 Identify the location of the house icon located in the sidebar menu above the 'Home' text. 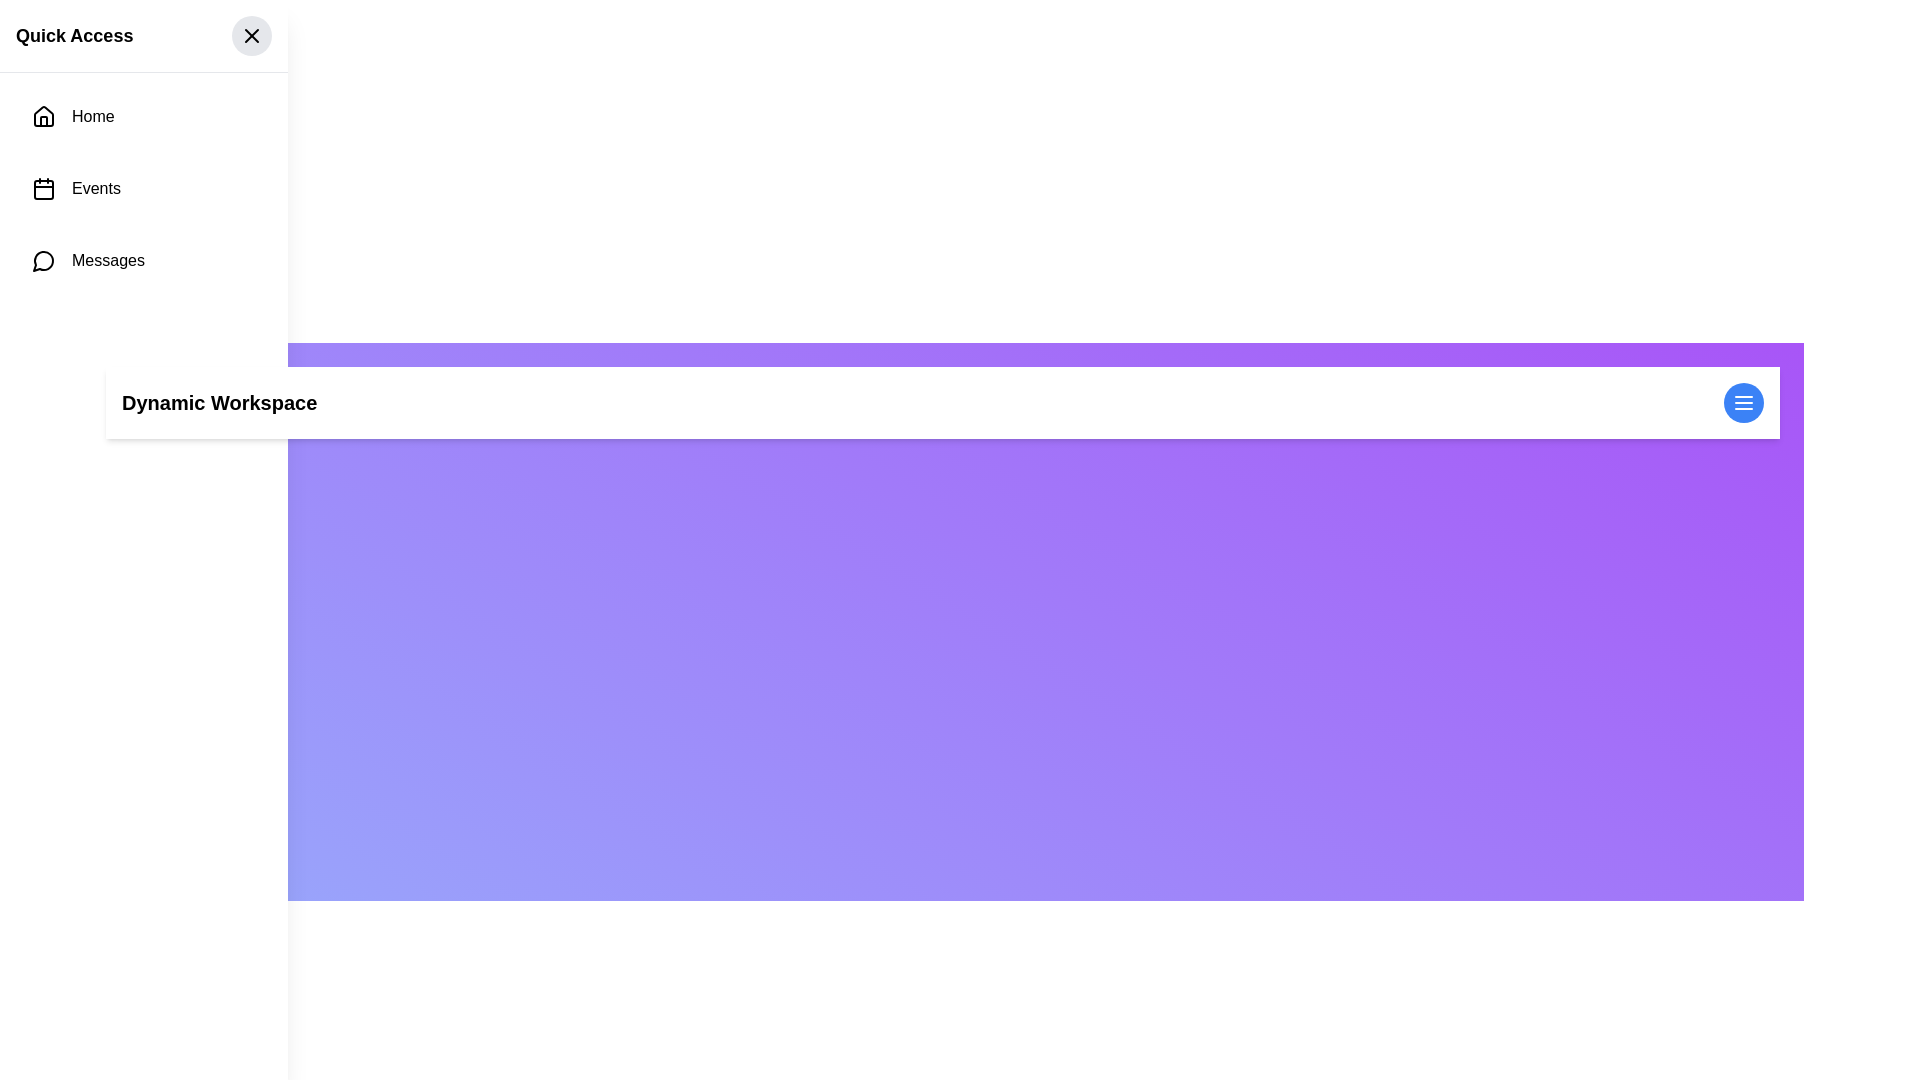
(43, 115).